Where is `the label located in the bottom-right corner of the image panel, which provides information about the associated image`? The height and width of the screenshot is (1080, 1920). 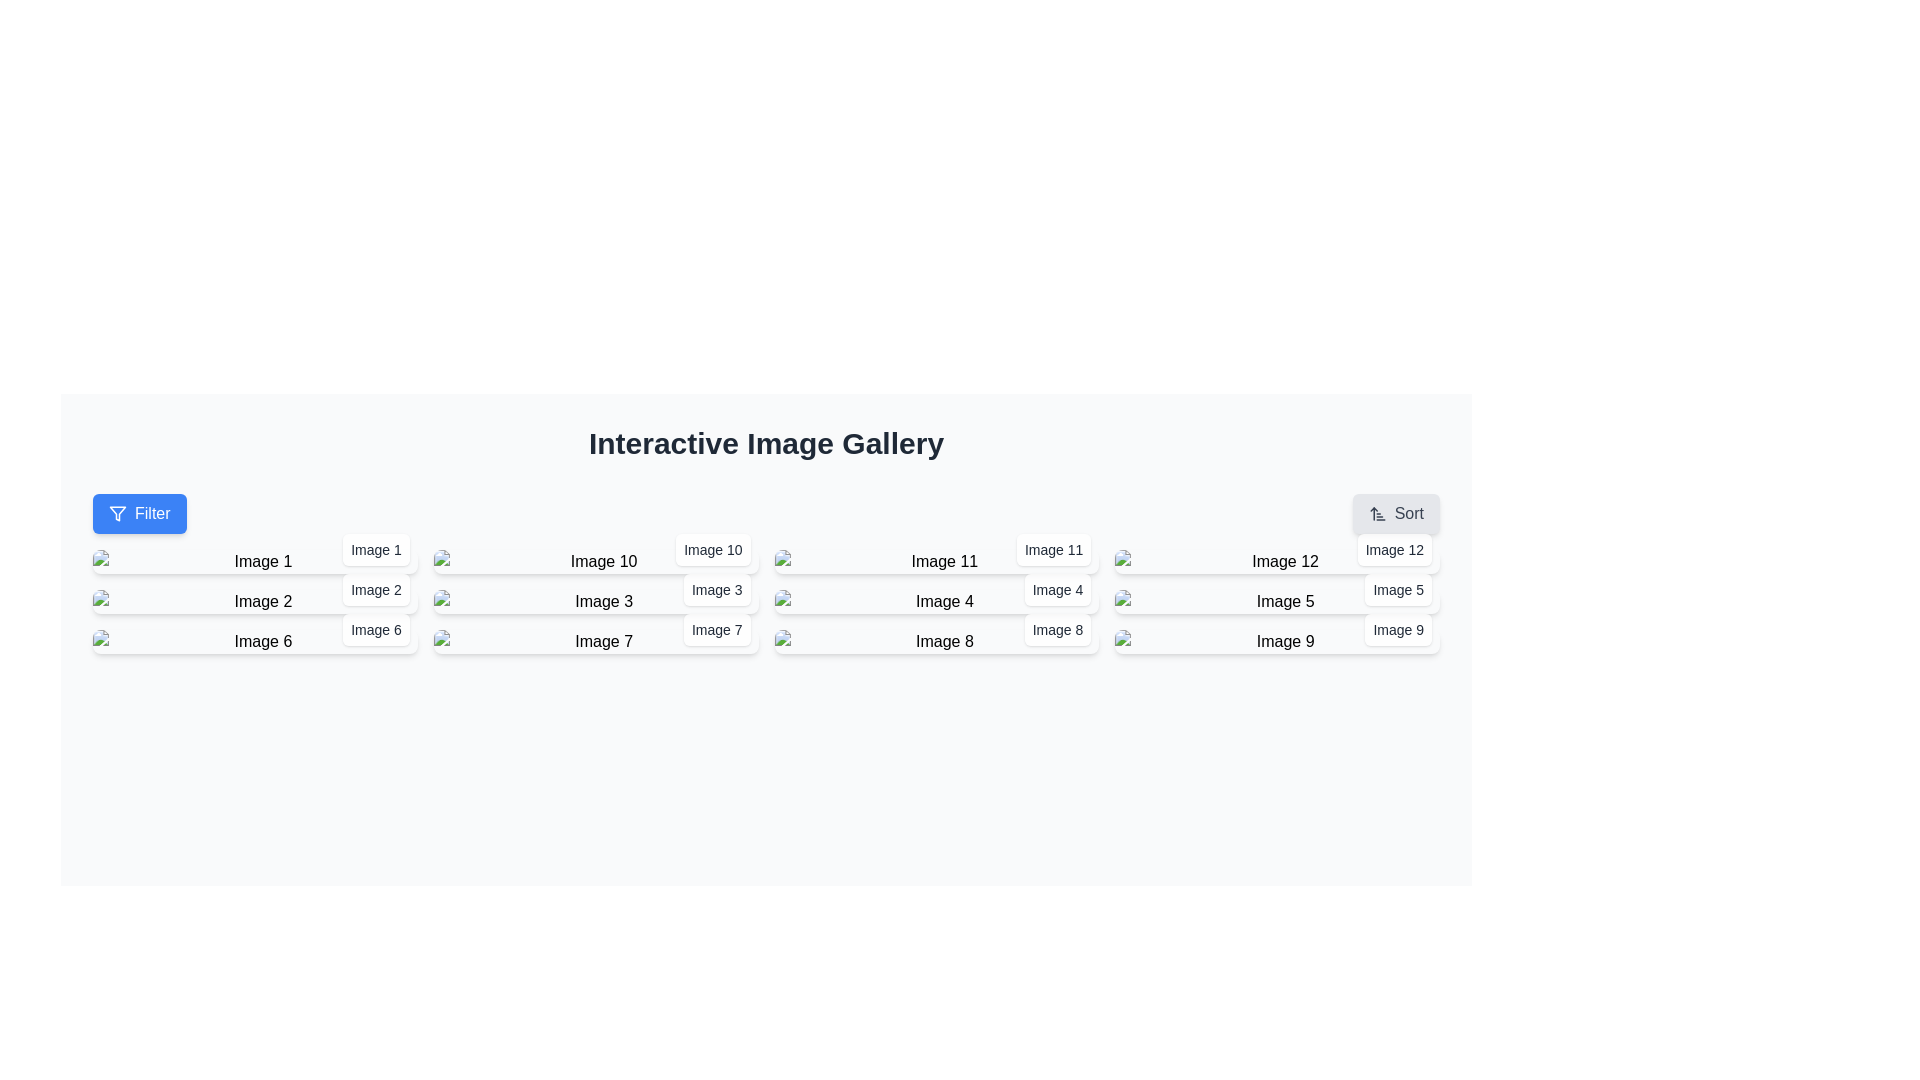 the label located in the bottom-right corner of the image panel, which provides information about the associated image is located at coordinates (1397, 589).